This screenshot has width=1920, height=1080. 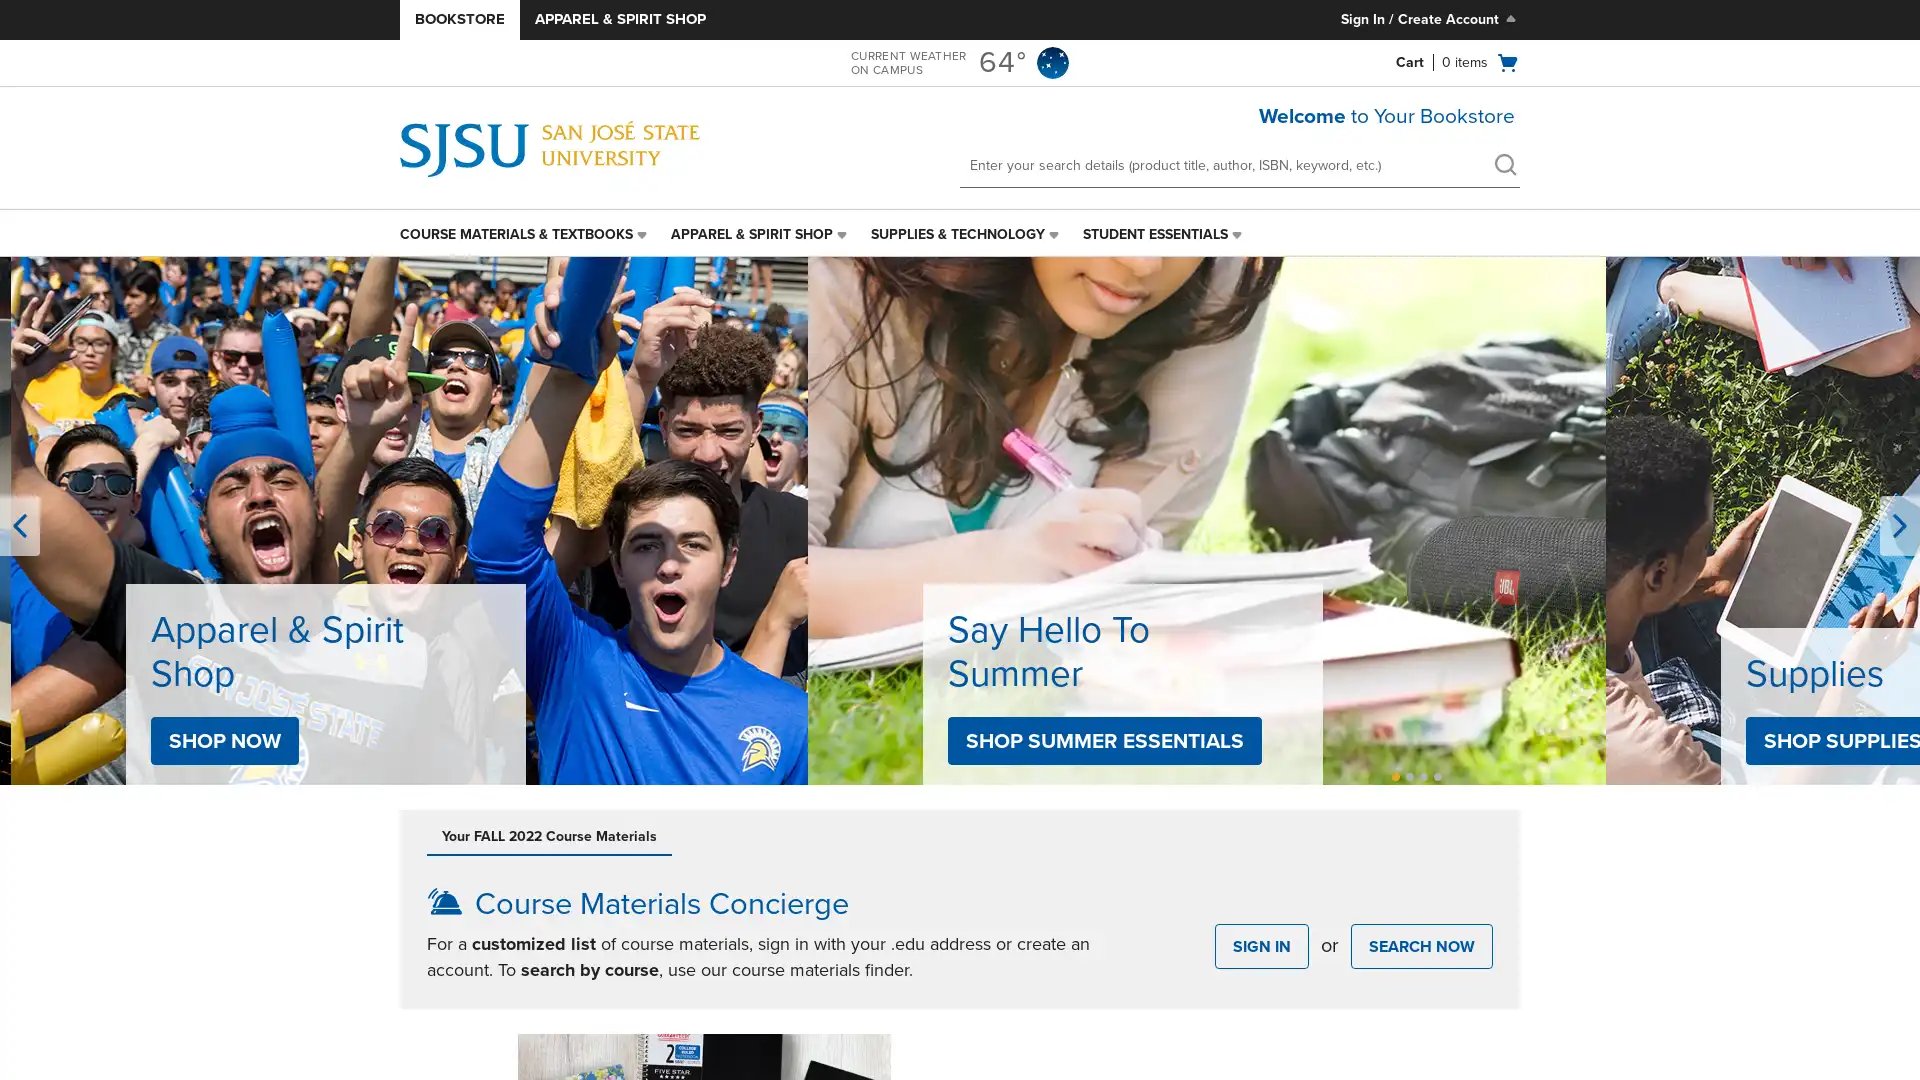 I want to click on SIGN IN, so click(x=1261, y=945).